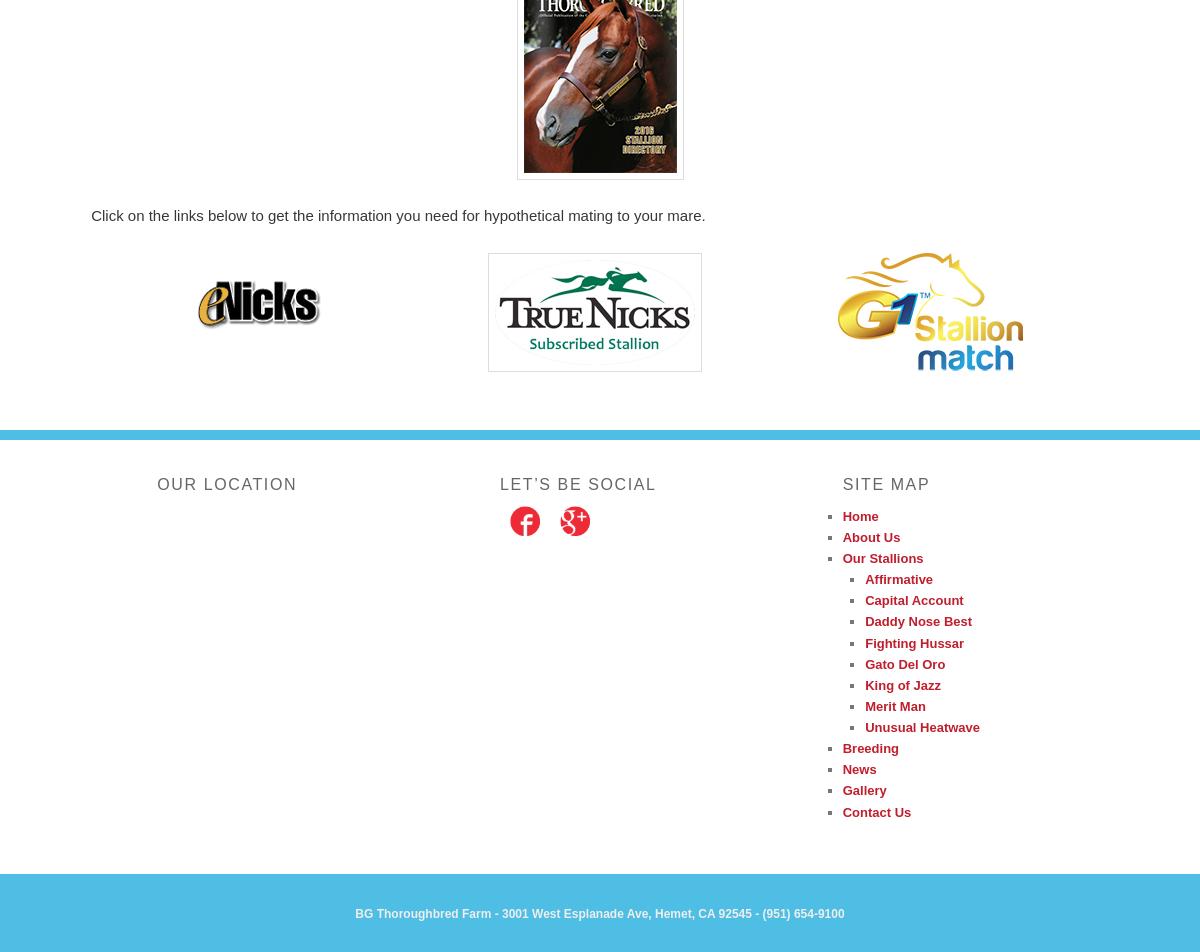 This screenshot has height=952, width=1200. Describe the element at coordinates (898, 579) in the screenshot. I see `'Affirmative'` at that location.